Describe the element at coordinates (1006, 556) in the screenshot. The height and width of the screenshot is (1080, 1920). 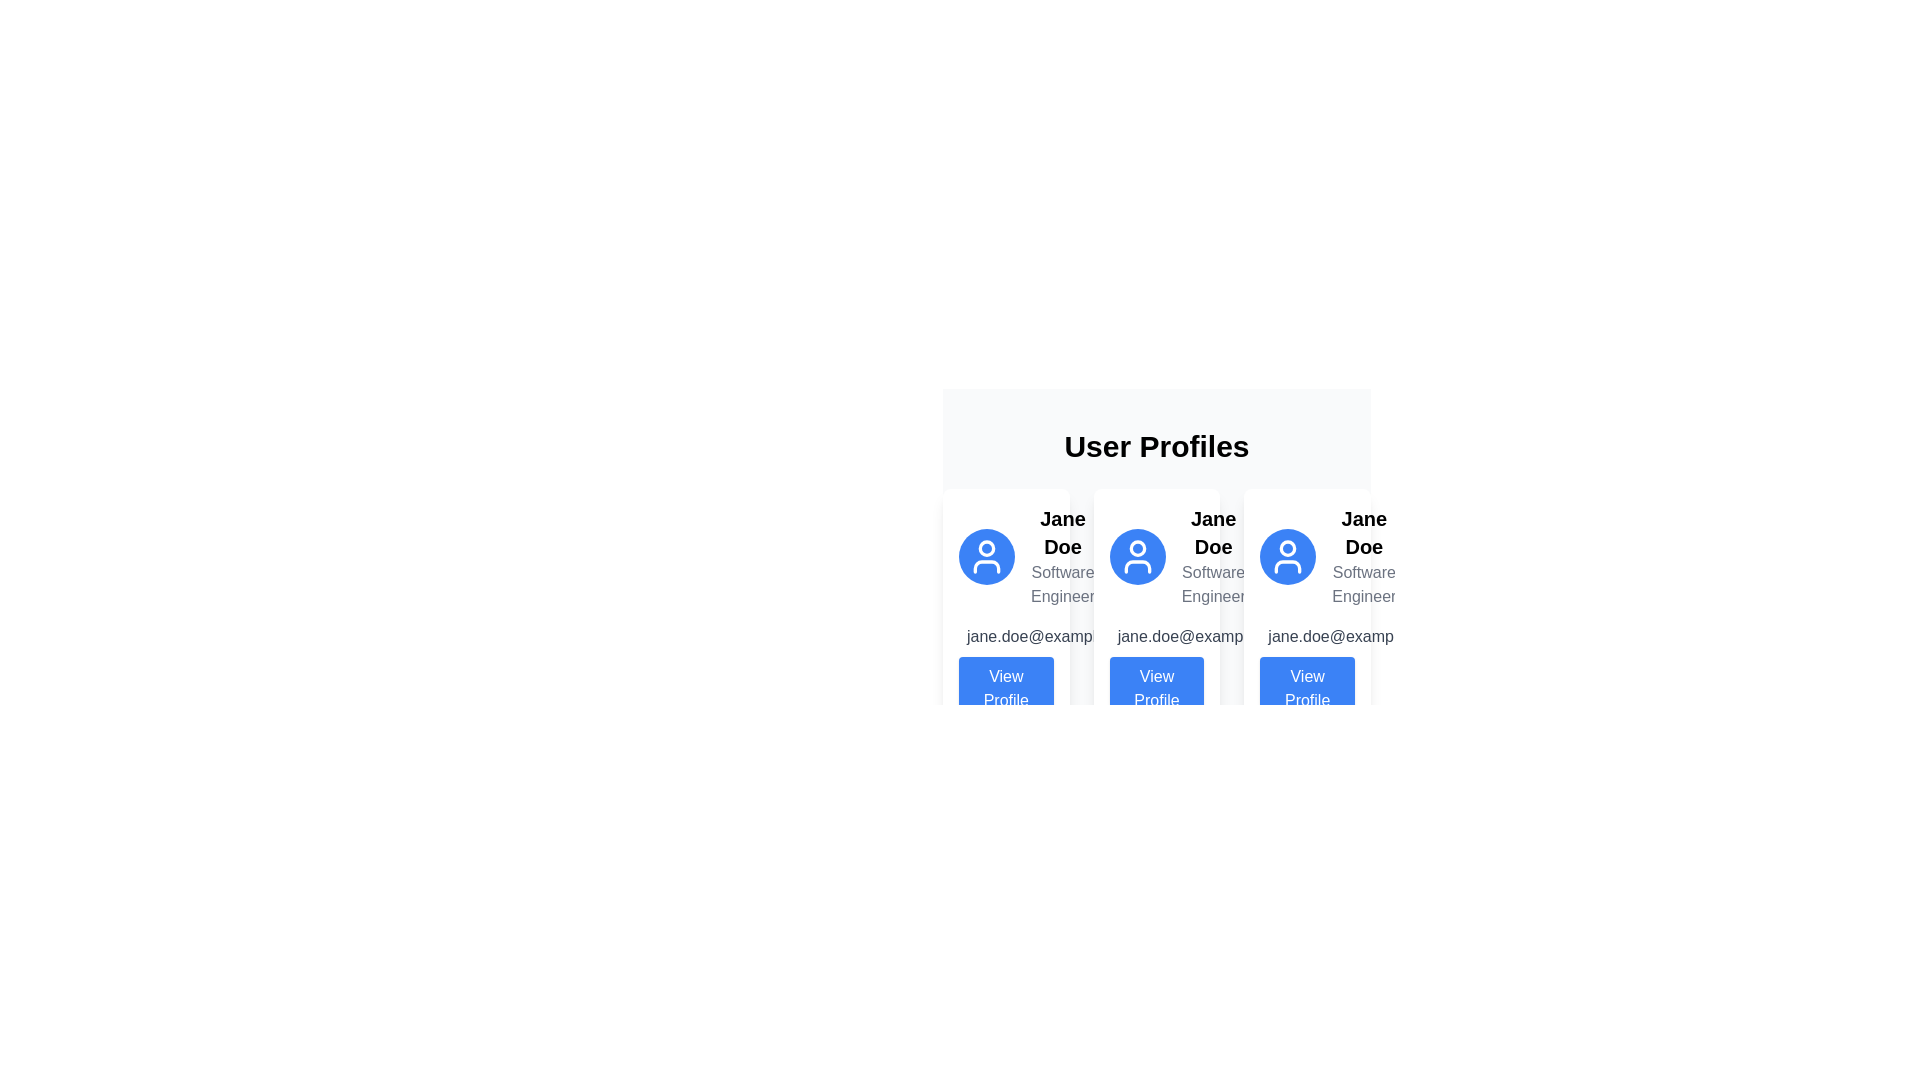
I see `the Profile Display Block containing the user profile summary of 'Jane Doe', which features a circular blue icon with a silhouette on the left and text on the right` at that location.